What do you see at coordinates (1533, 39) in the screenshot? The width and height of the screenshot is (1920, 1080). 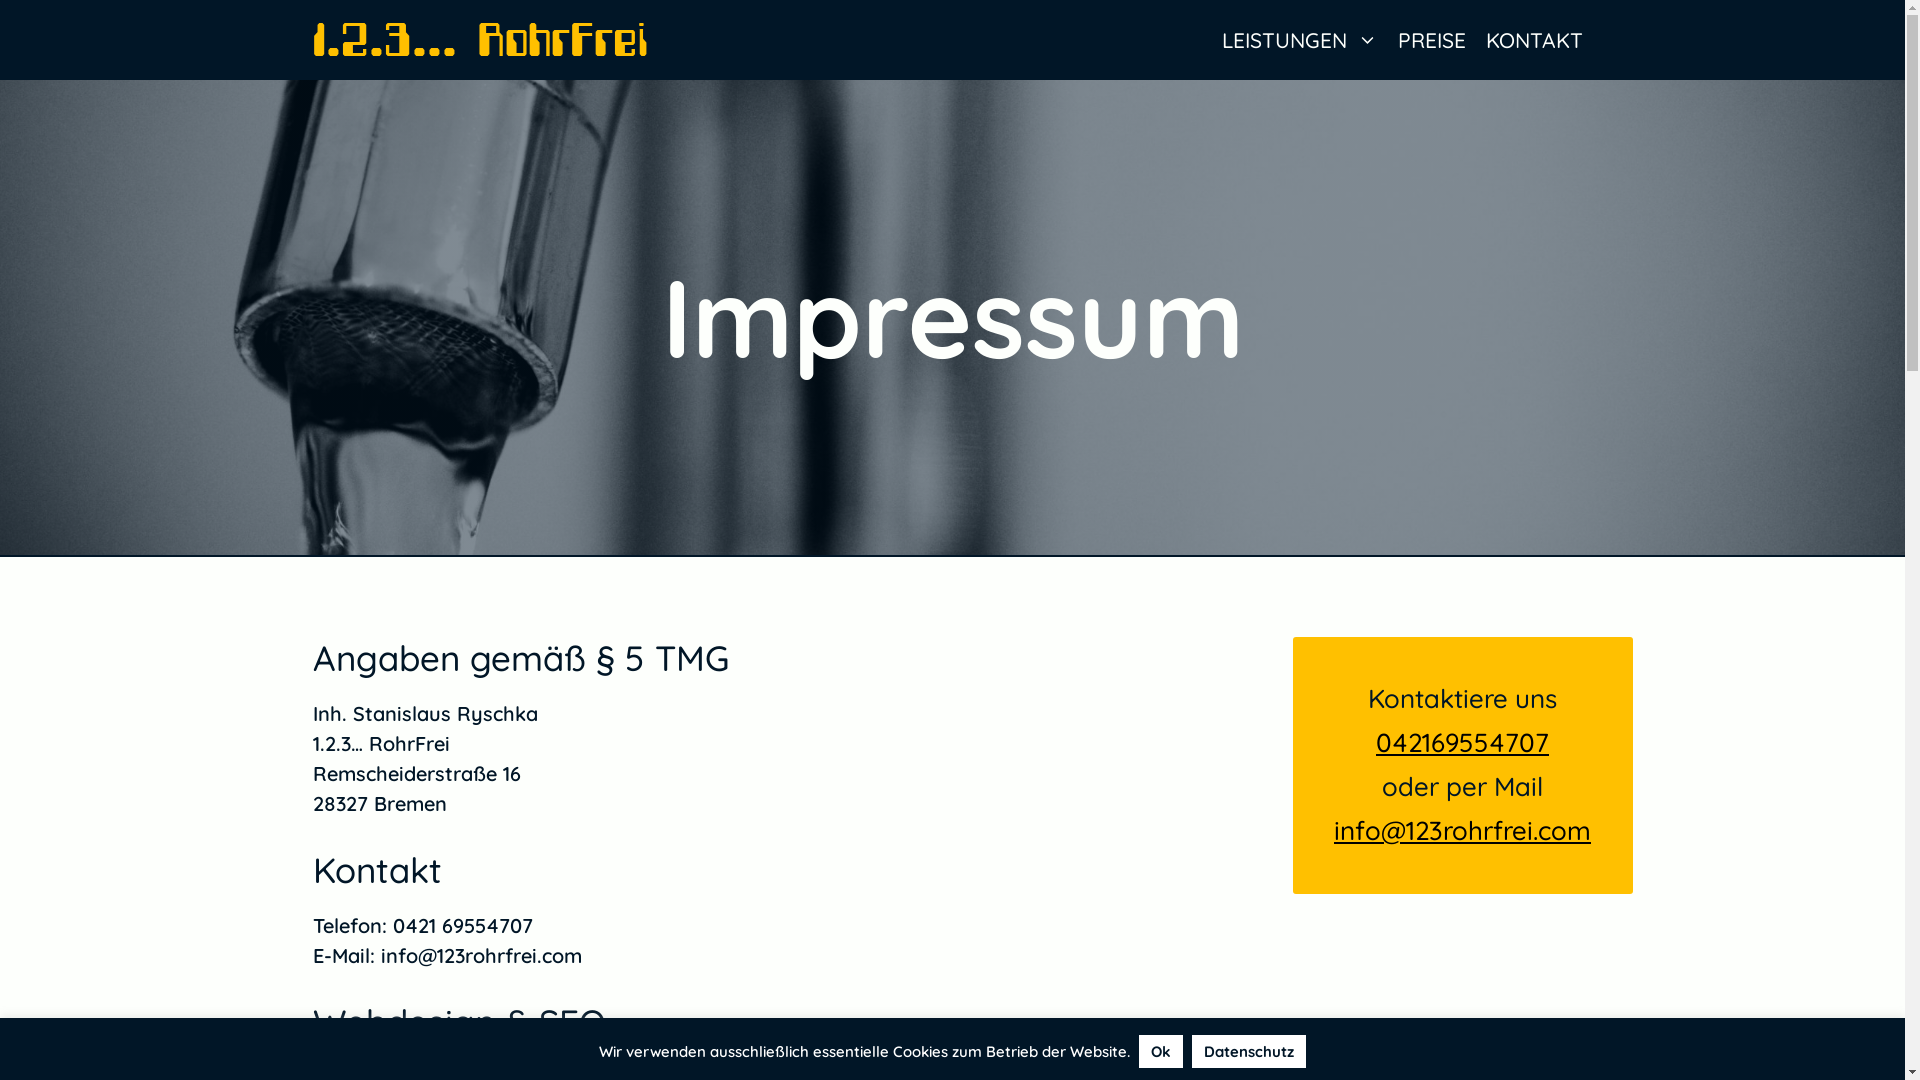 I see `'KONTAKT'` at bounding box center [1533, 39].